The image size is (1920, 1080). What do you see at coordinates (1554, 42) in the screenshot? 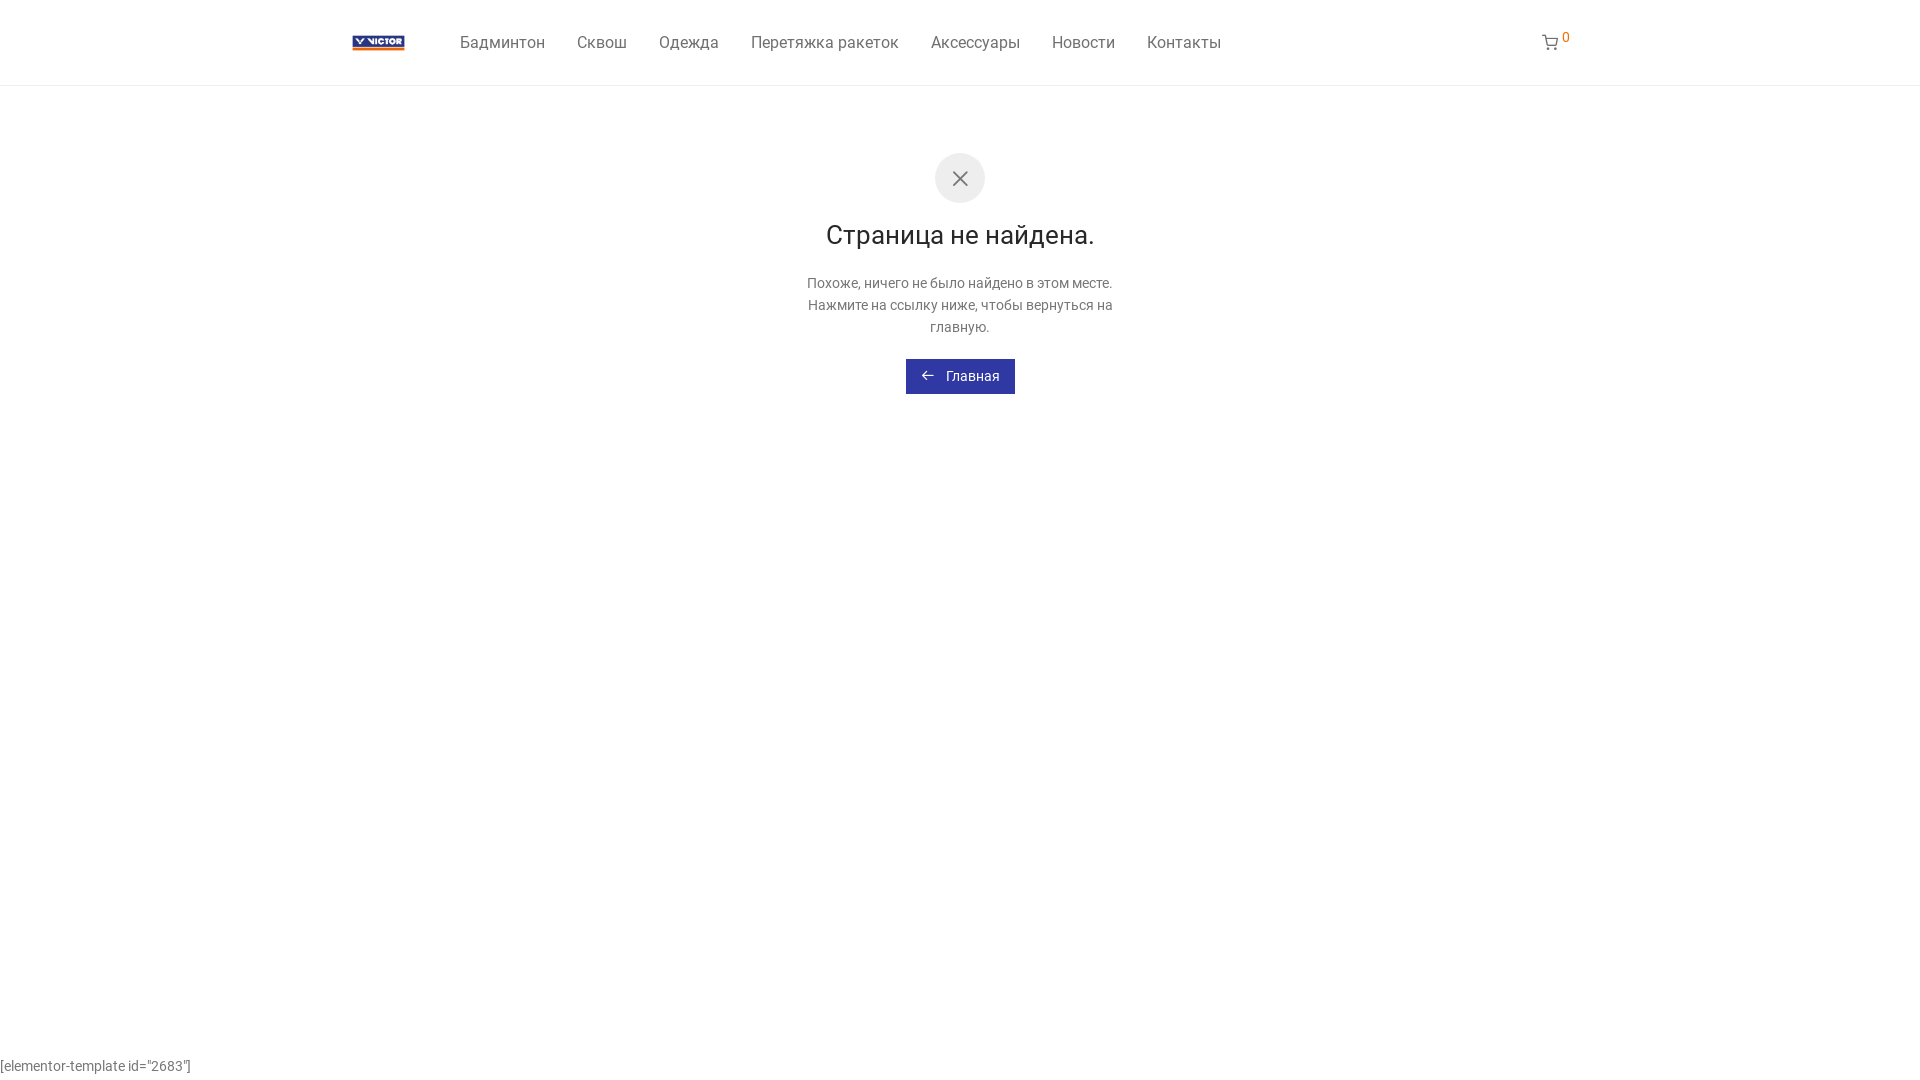
I see `'0'` at bounding box center [1554, 42].